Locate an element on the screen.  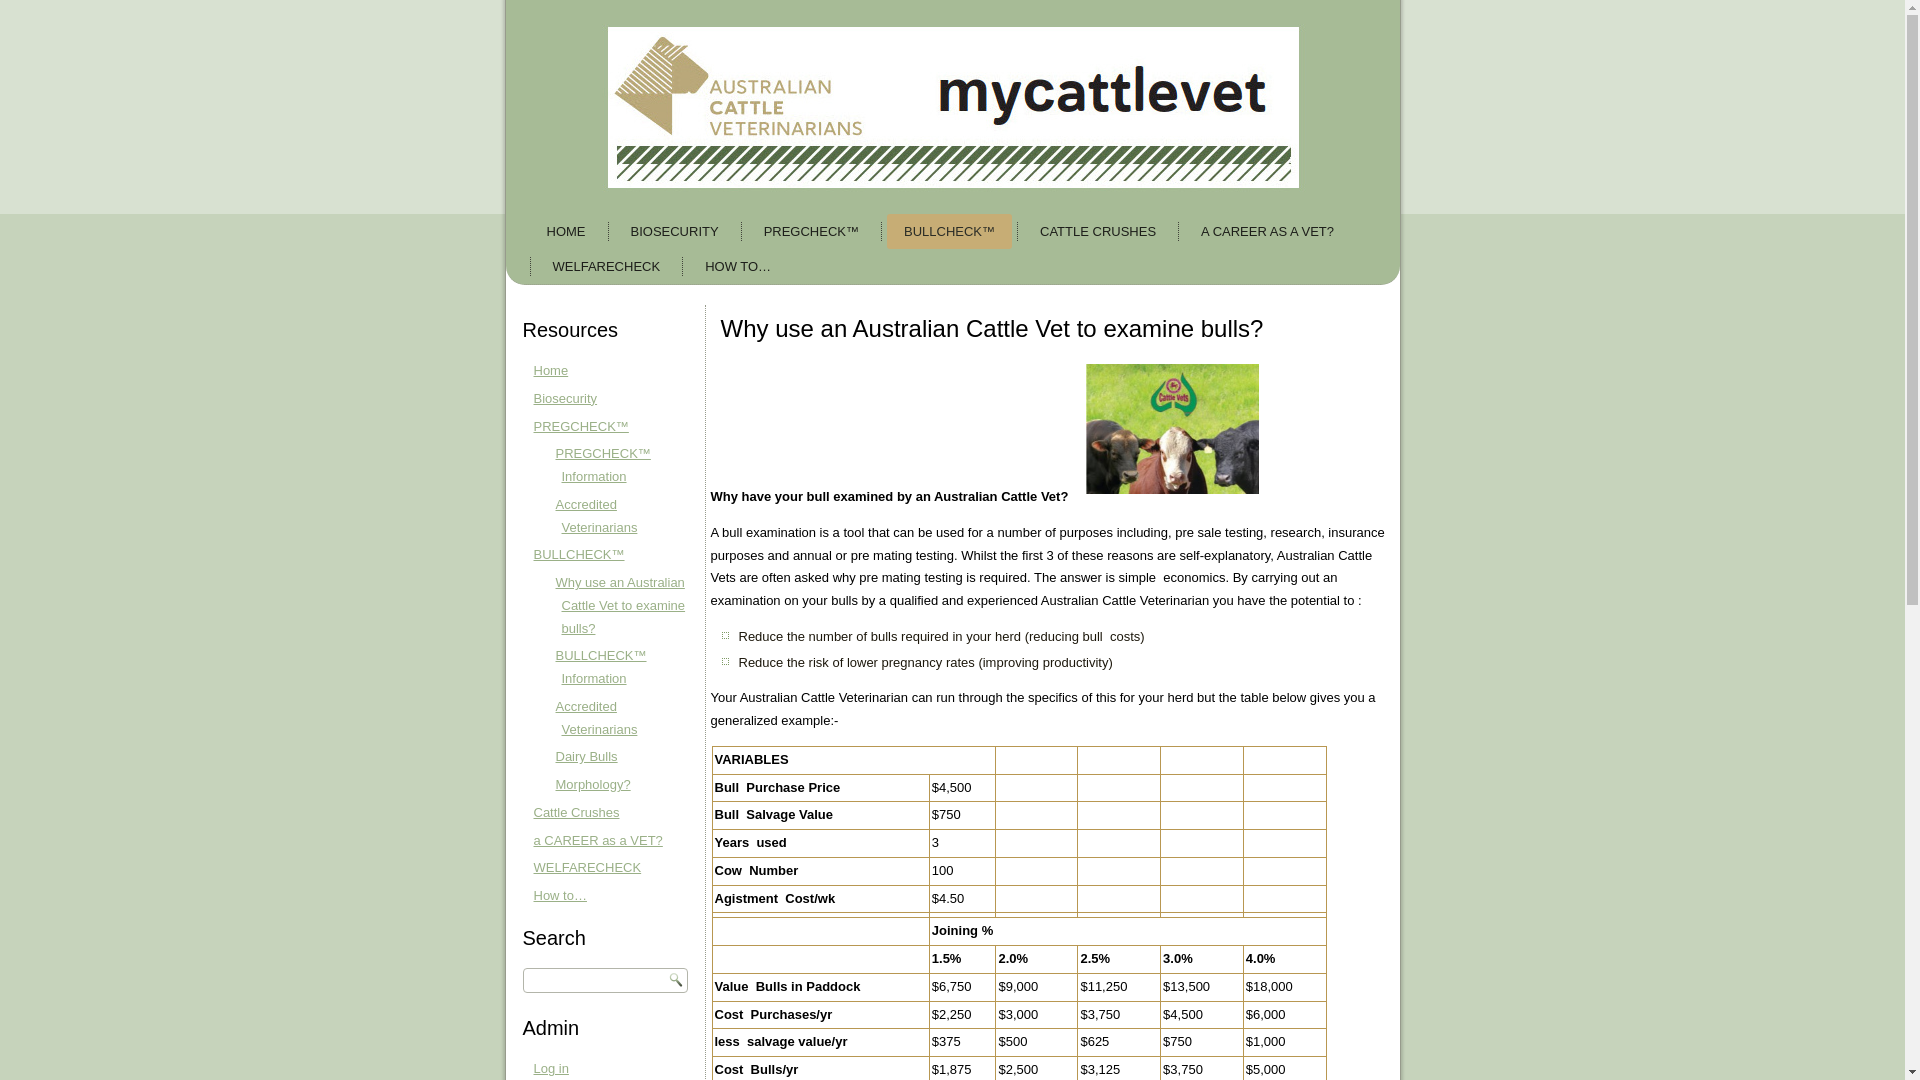
'Accredited Veterinarians' is located at coordinates (556, 515).